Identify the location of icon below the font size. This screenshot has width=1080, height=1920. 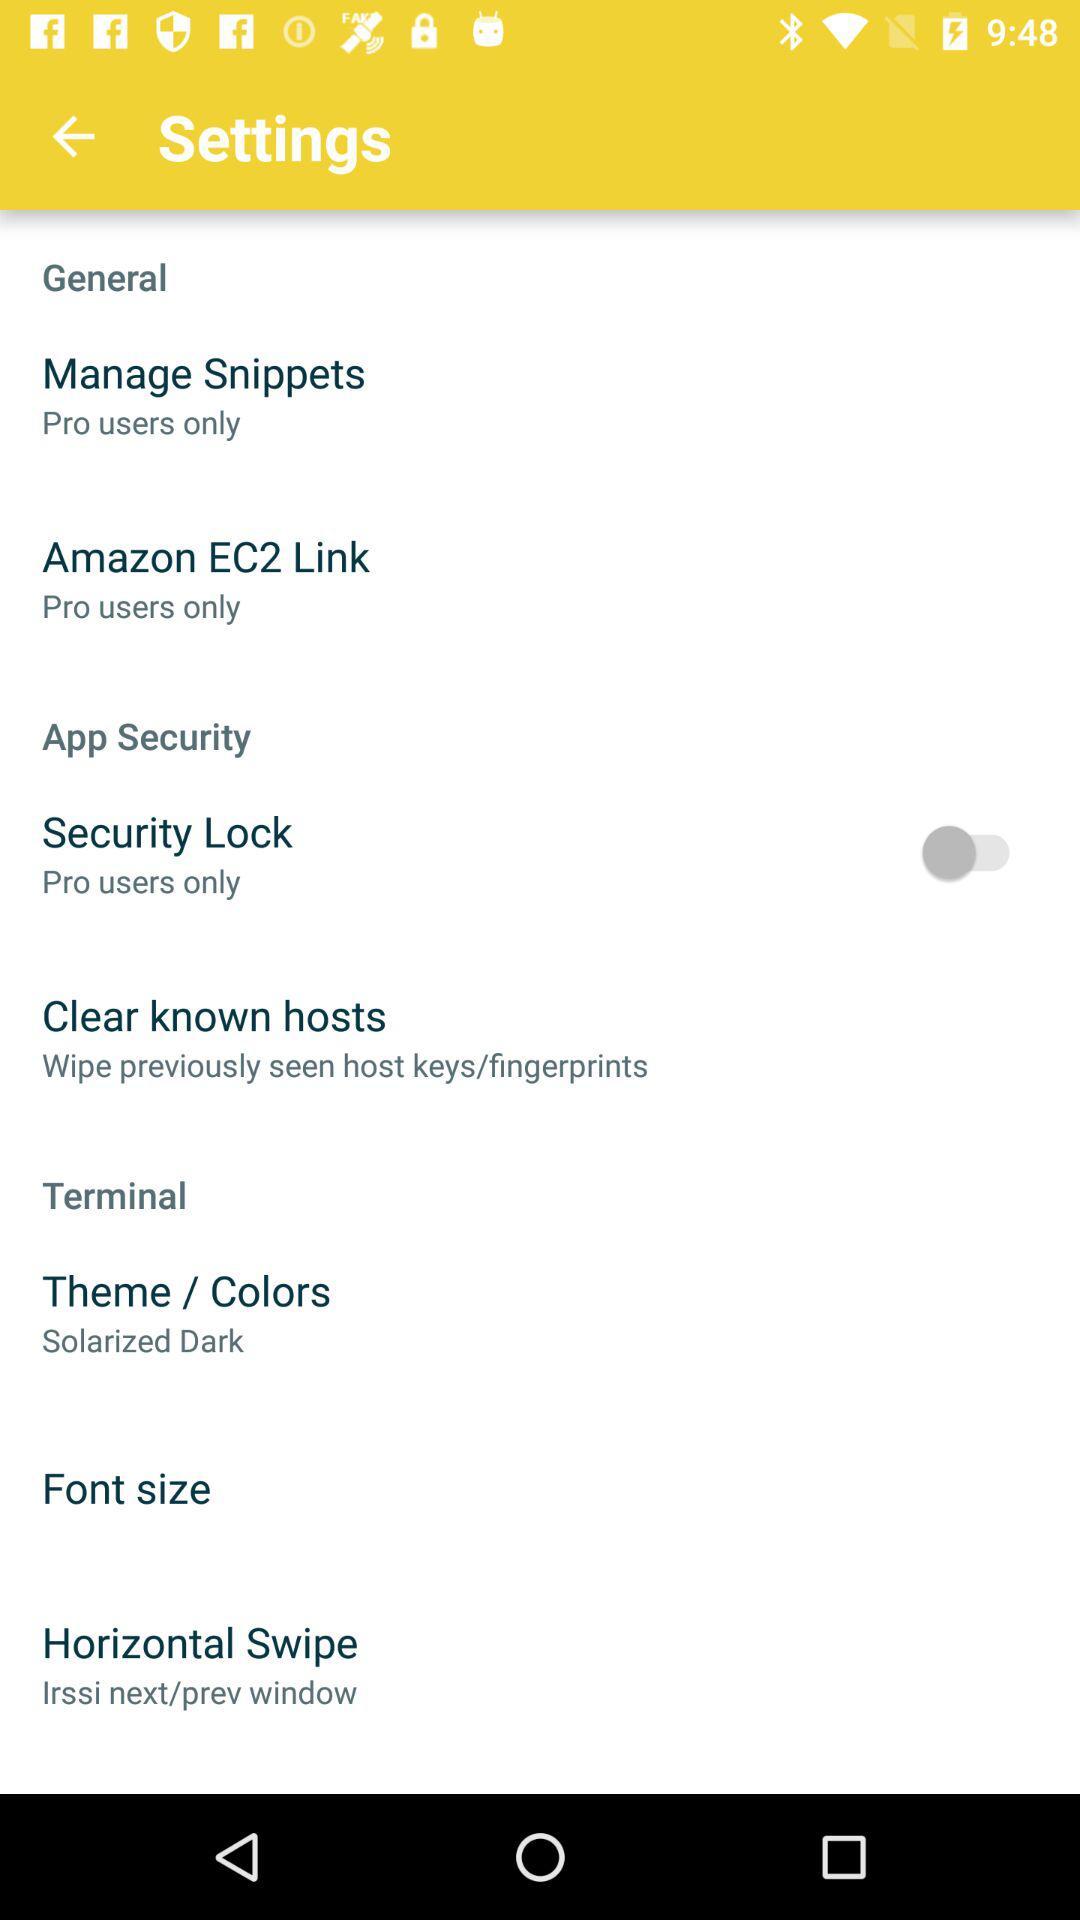
(200, 1641).